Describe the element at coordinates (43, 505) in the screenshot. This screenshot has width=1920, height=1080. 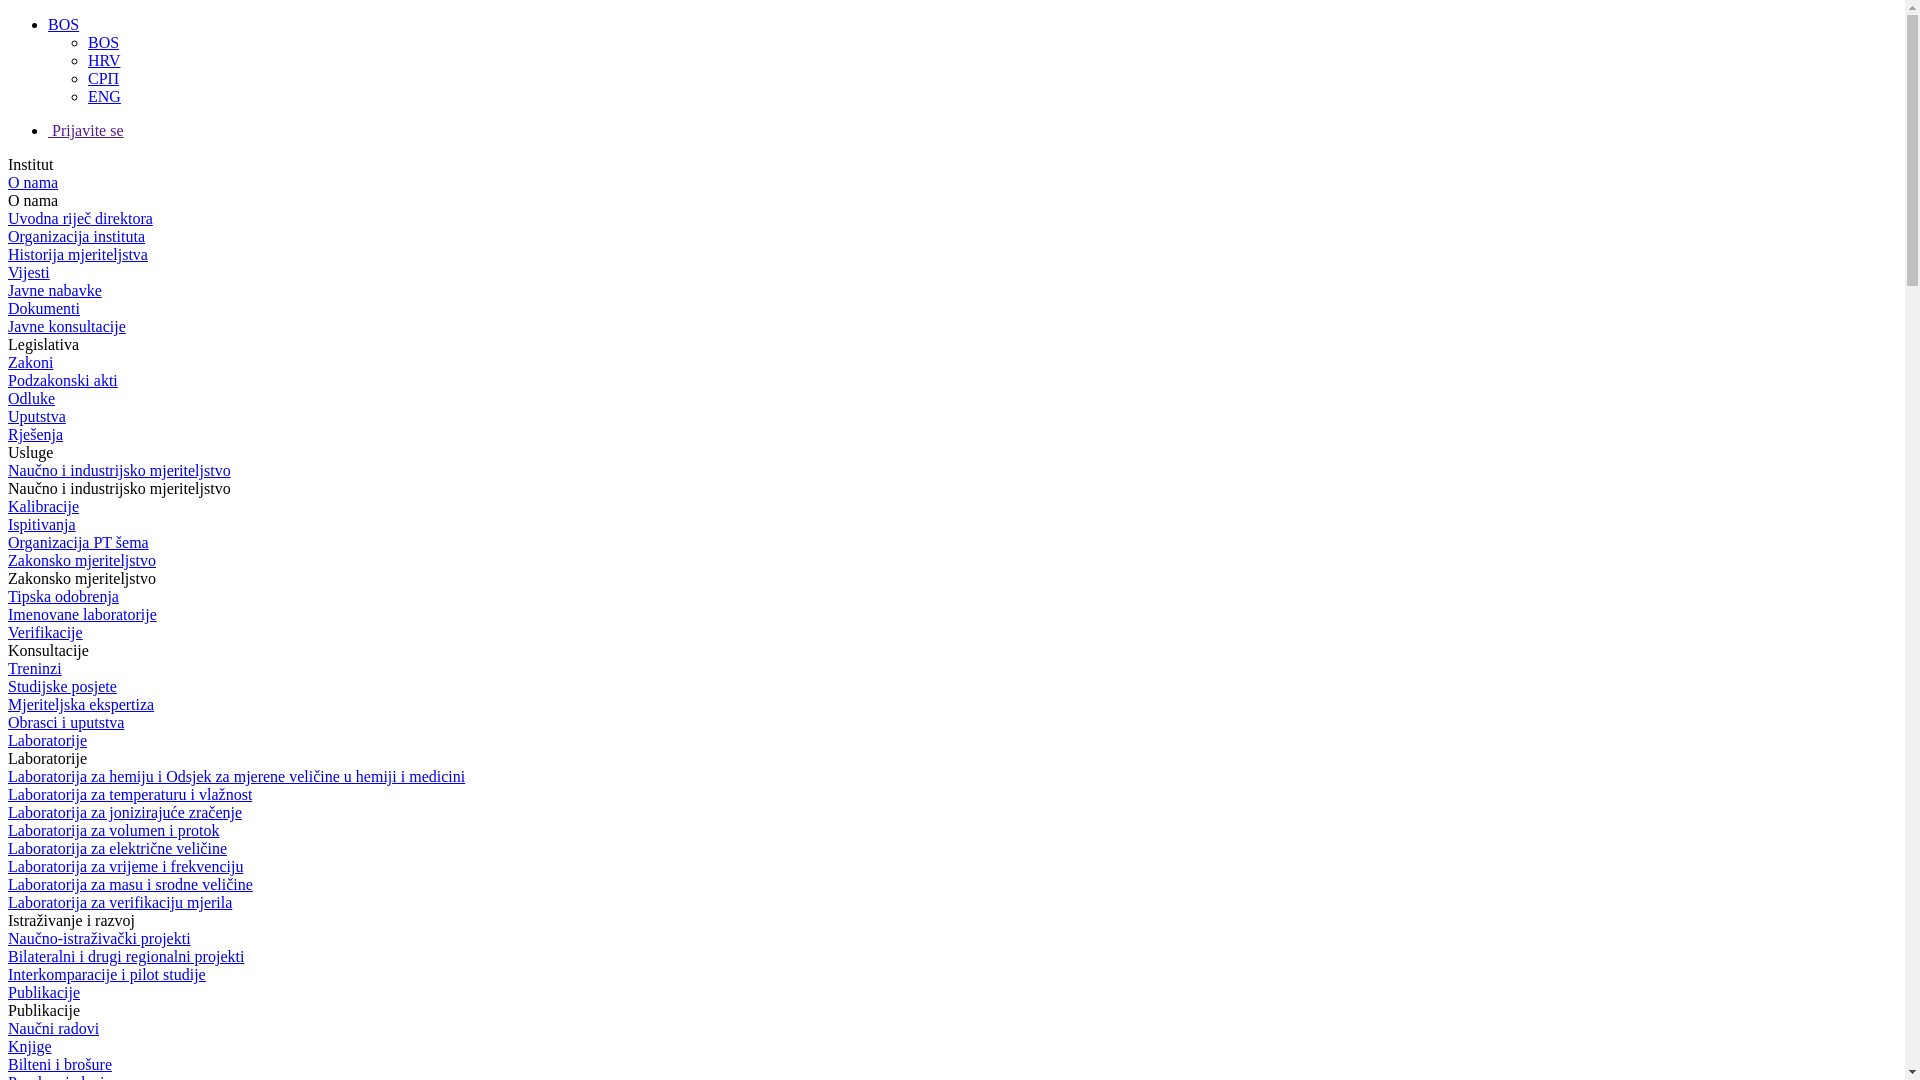
I see `'Kalibracije'` at that location.